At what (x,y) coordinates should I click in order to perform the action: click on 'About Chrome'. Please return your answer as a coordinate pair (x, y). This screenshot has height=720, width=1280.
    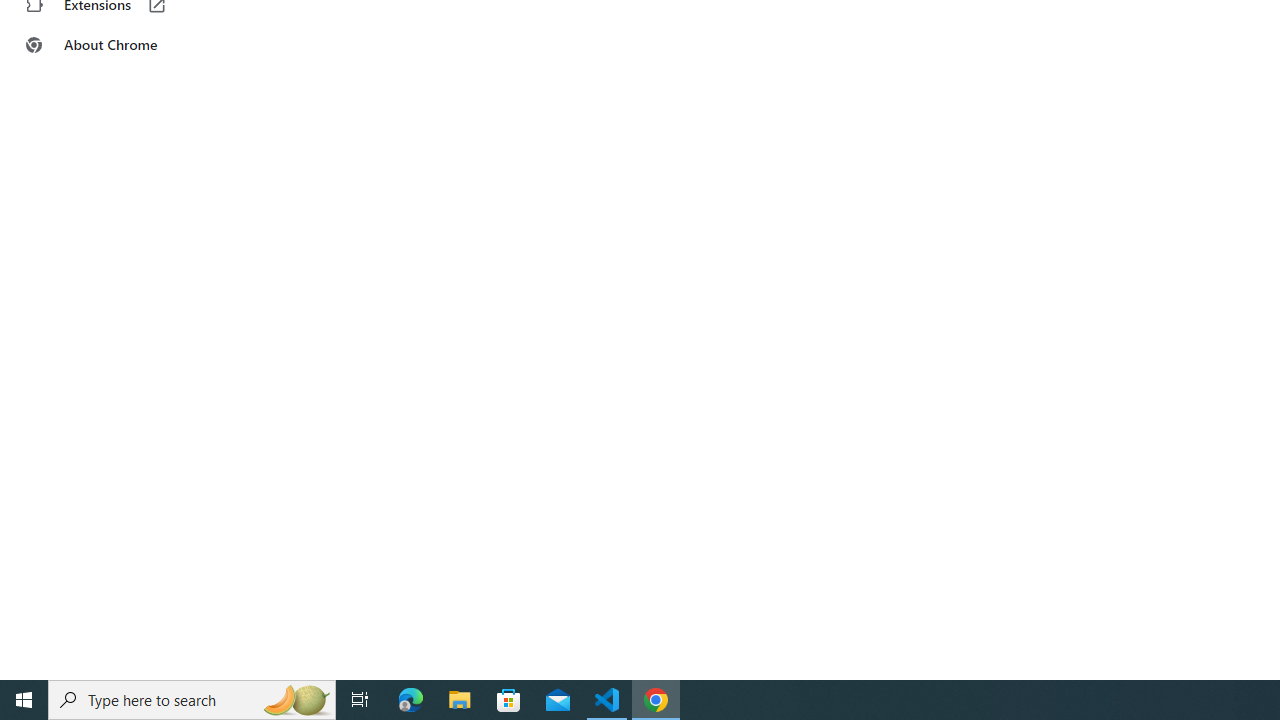
    Looking at the image, I should click on (123, 45).